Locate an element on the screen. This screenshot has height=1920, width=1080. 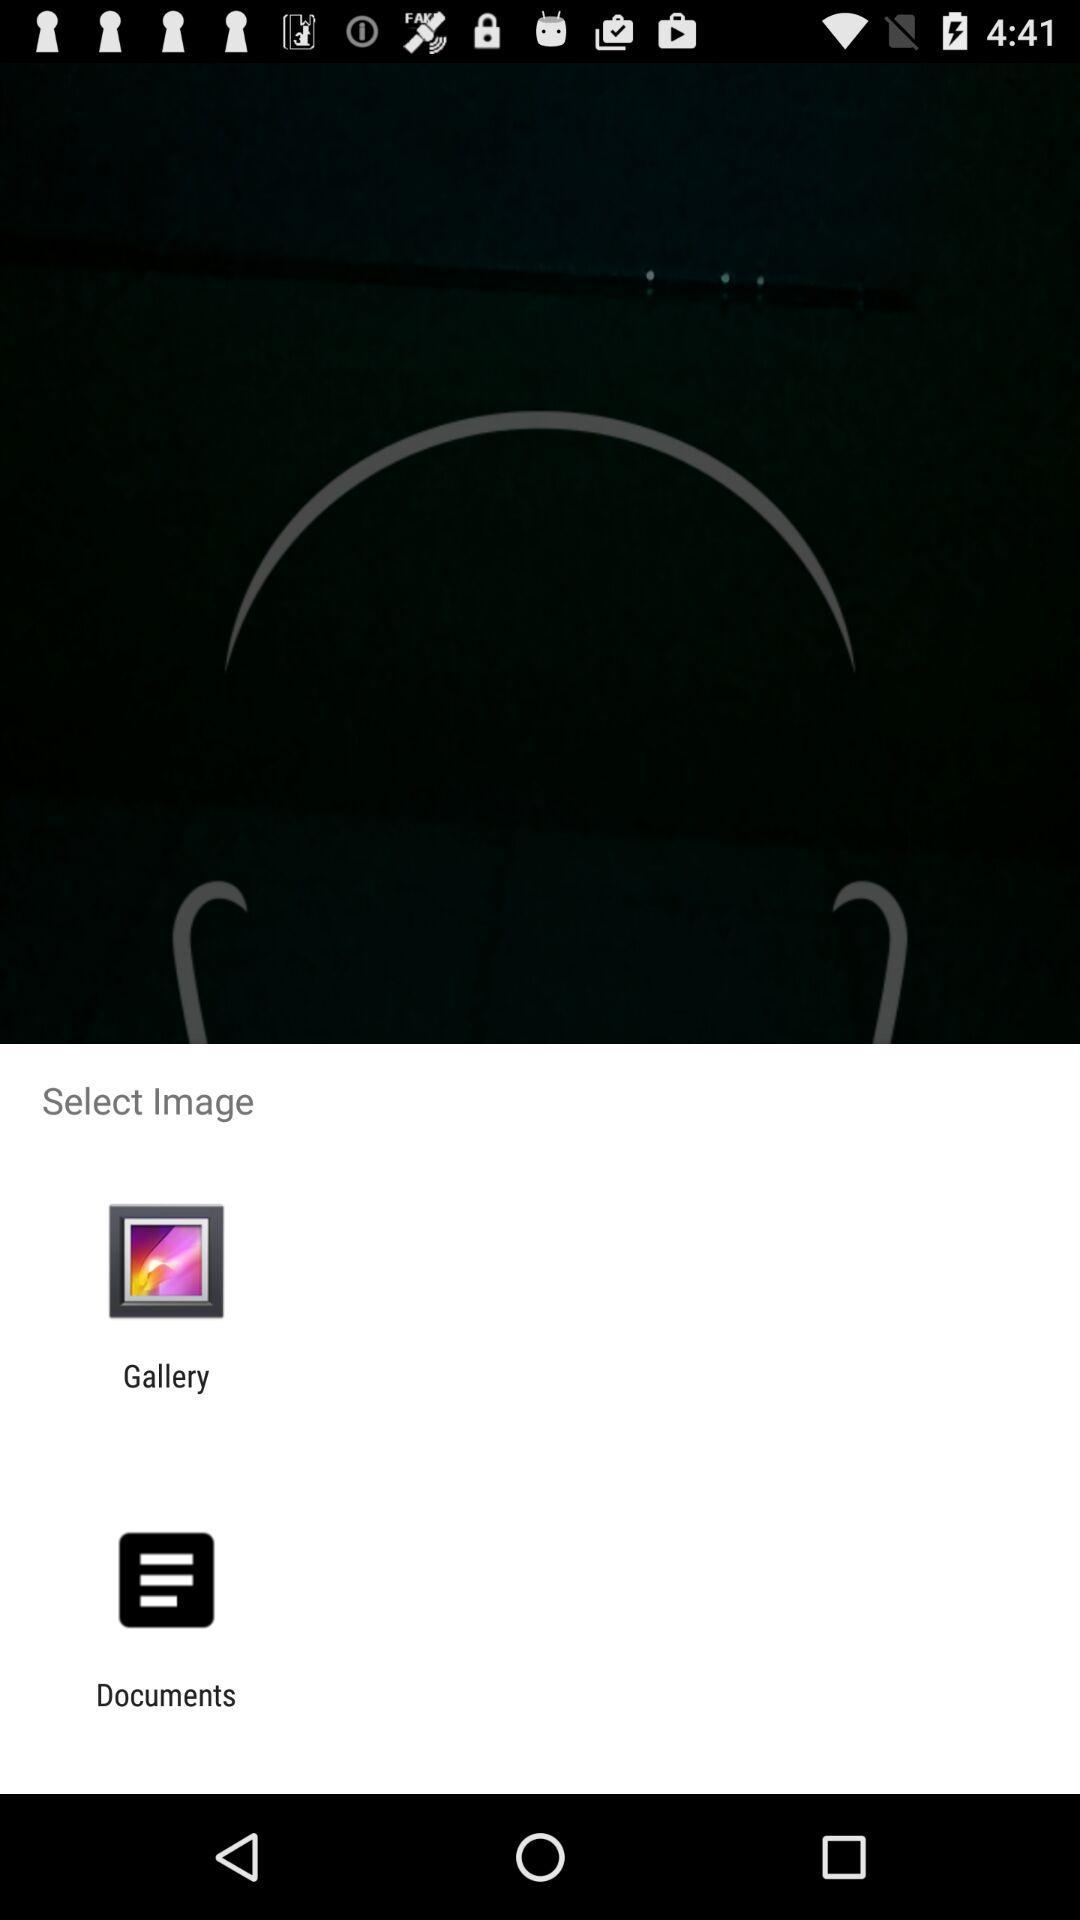
the documents item is located at coordinates (165, 1711).